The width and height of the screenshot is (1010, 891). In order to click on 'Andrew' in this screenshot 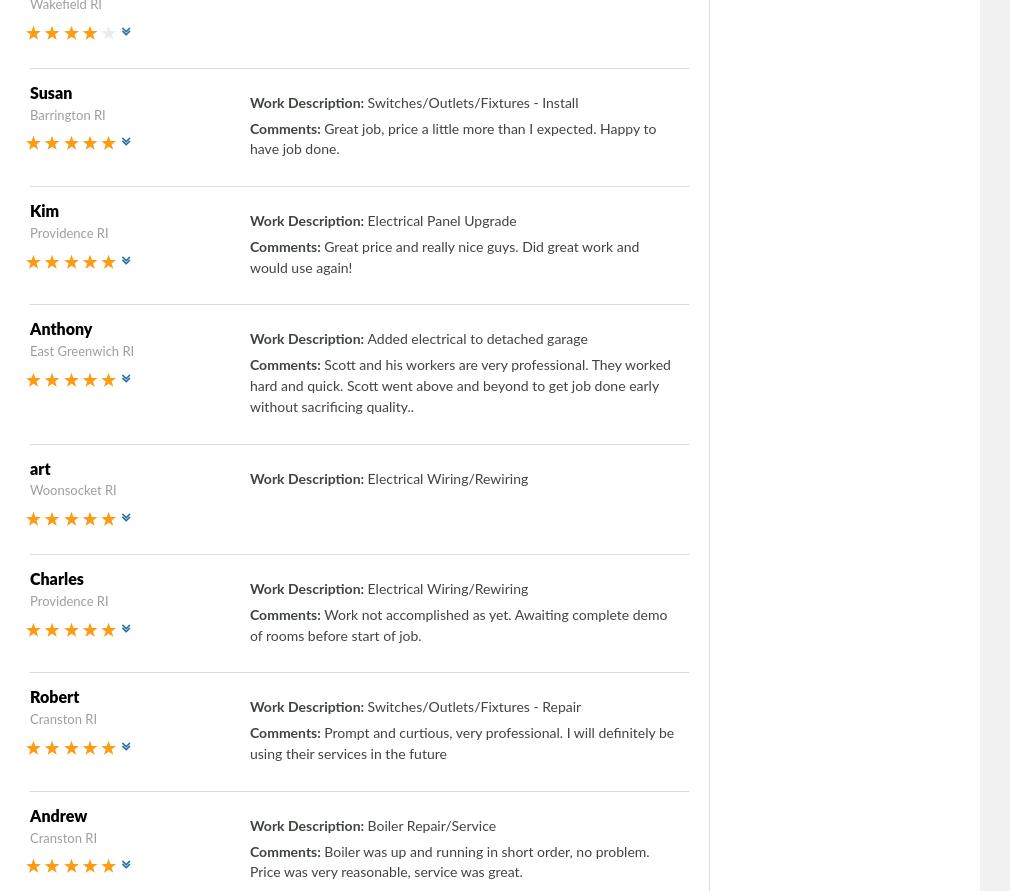, I will do `click(28, 814)`.